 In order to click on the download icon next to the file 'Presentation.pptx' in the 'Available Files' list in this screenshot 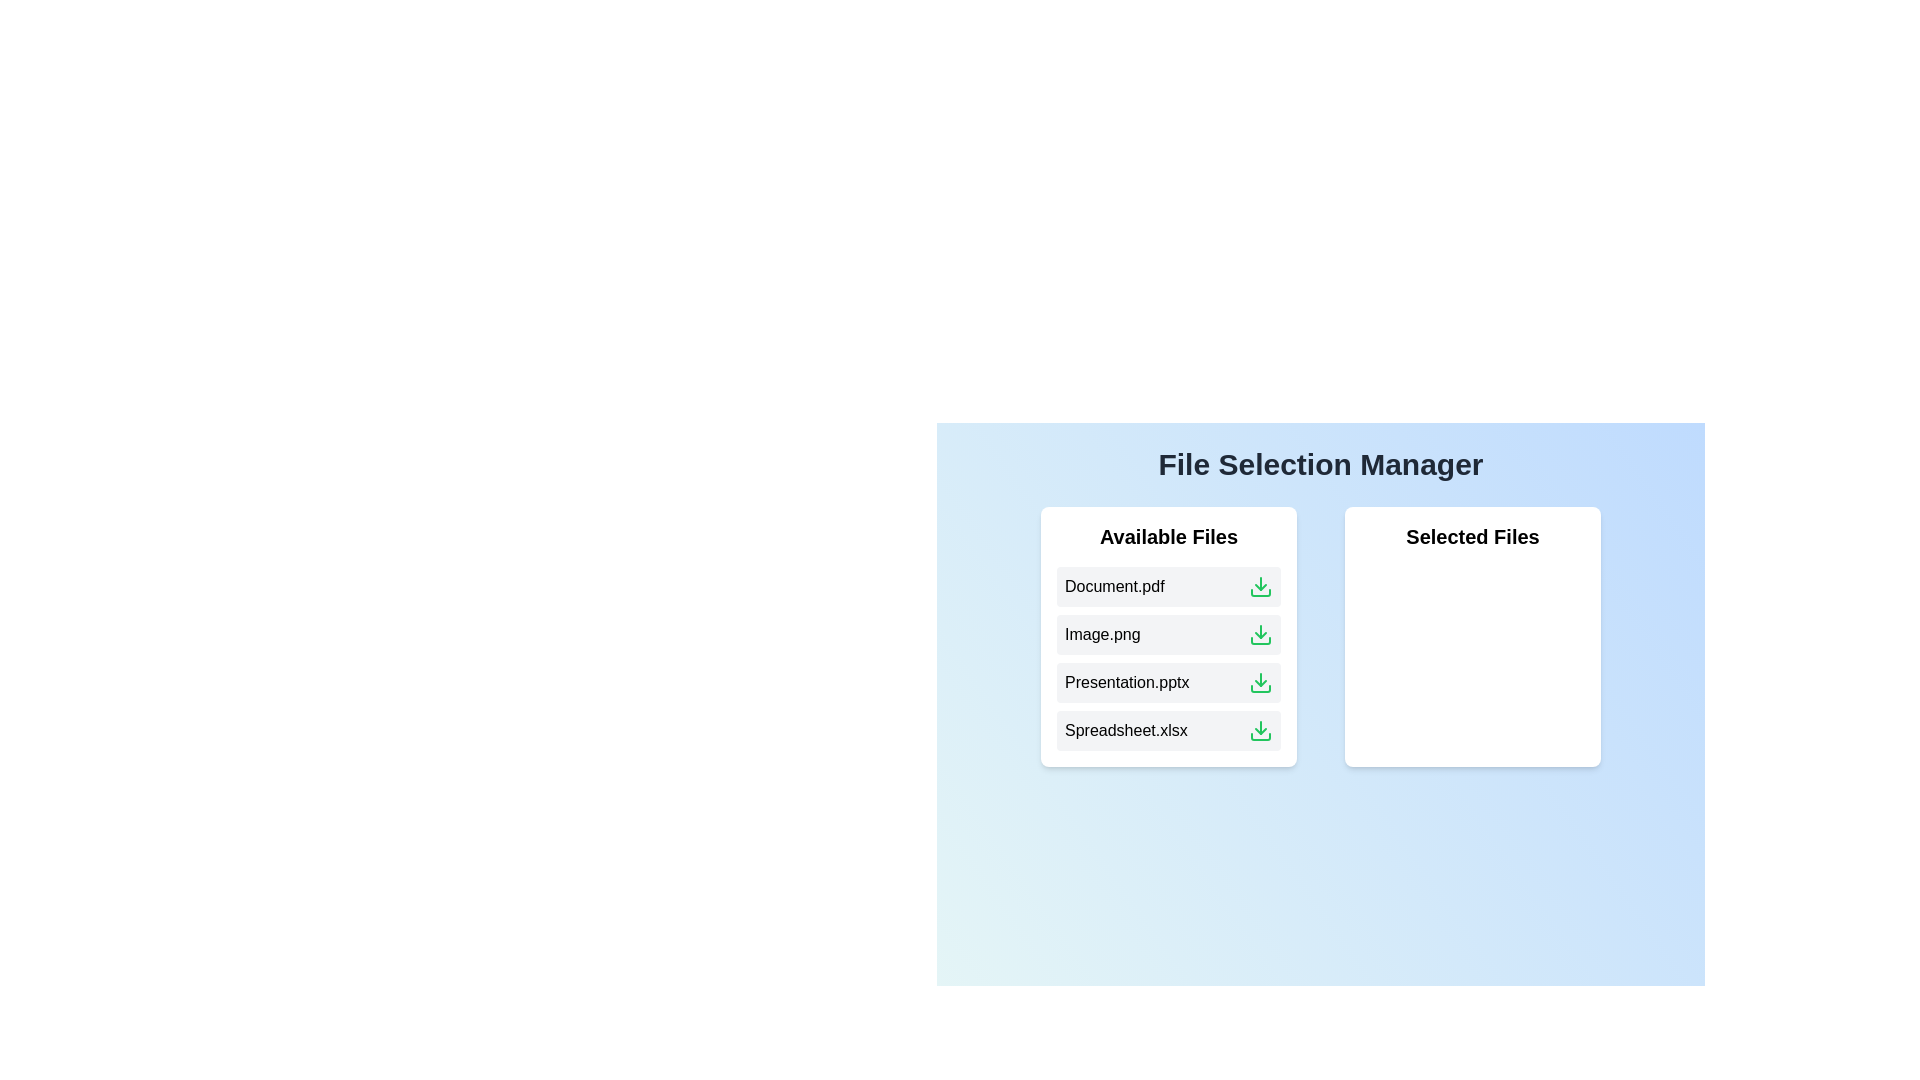, I will do `click(1260, 681)`.